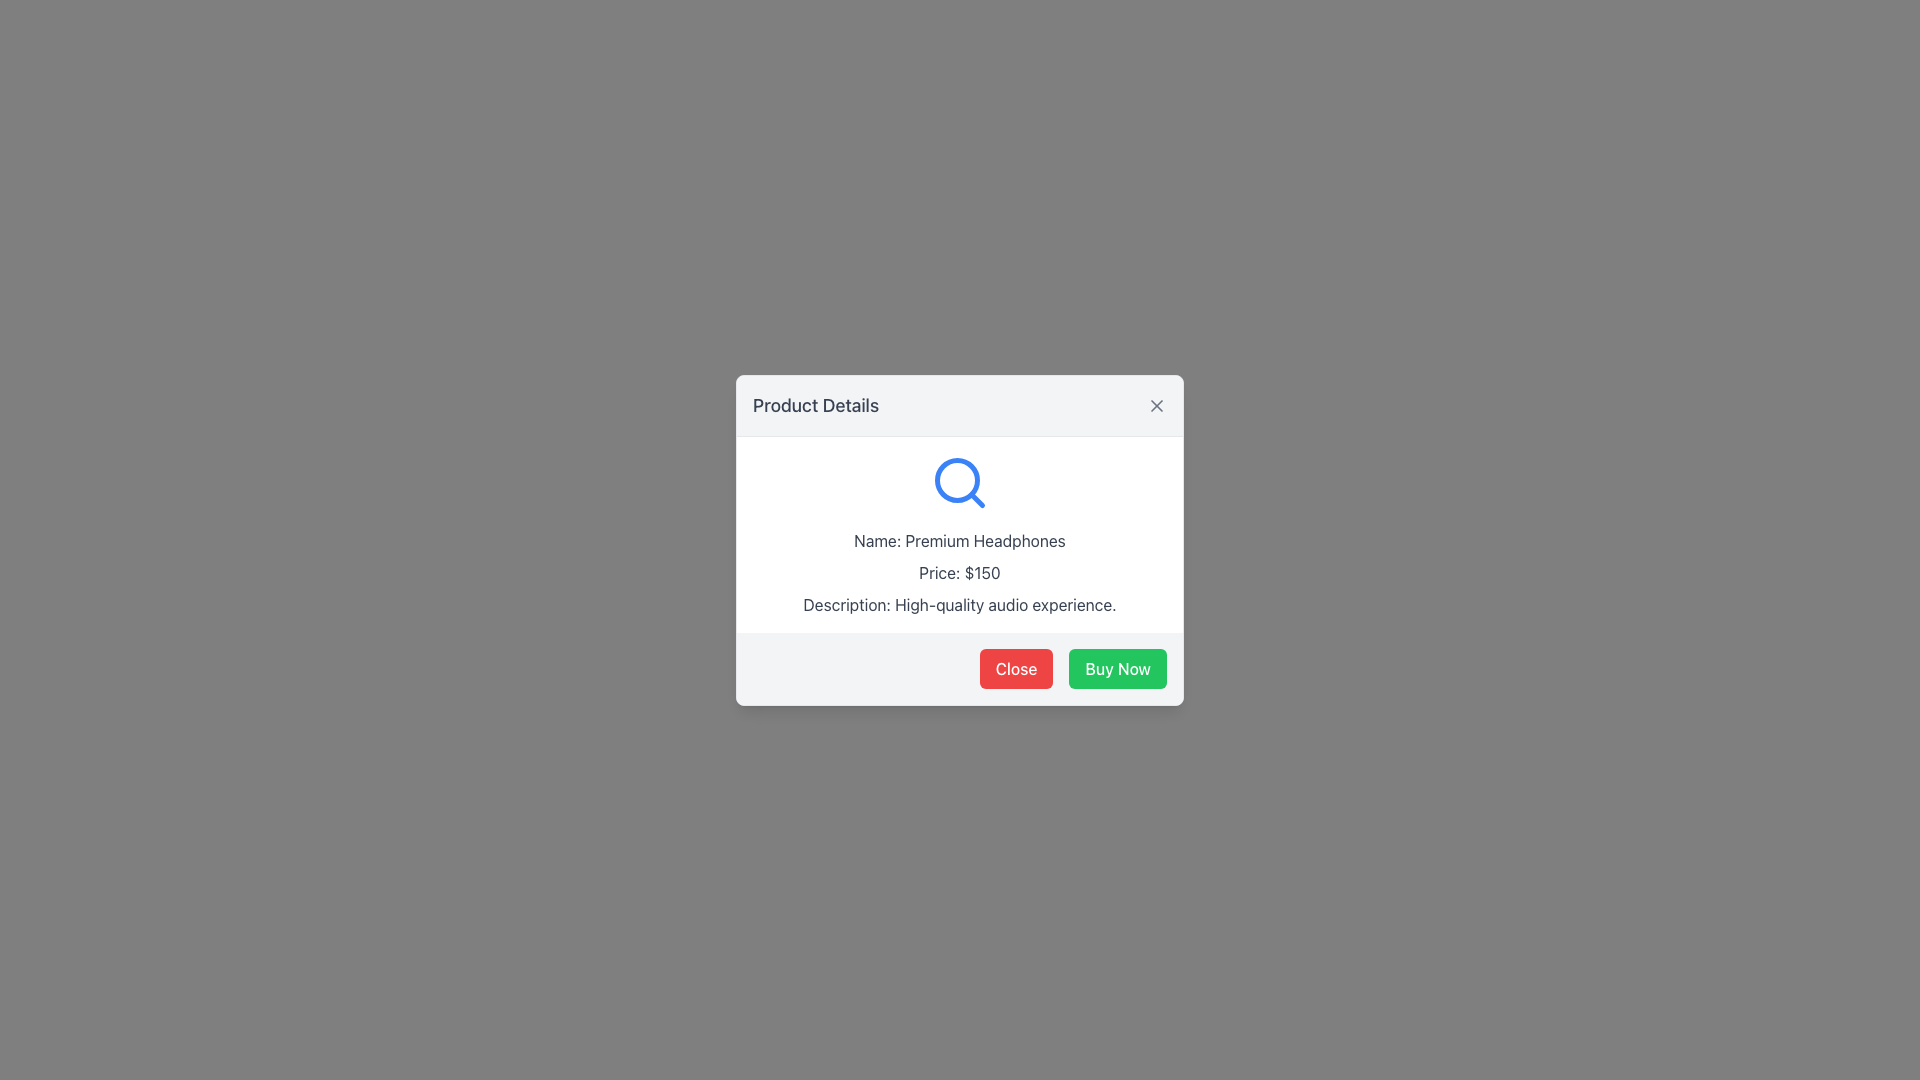  I want to click on text label displaying 'Price: $150', which is centered horizontally in the 'Product Details' dialog box and positioned below 'Name: Premium Headphones', so click(960, 572).